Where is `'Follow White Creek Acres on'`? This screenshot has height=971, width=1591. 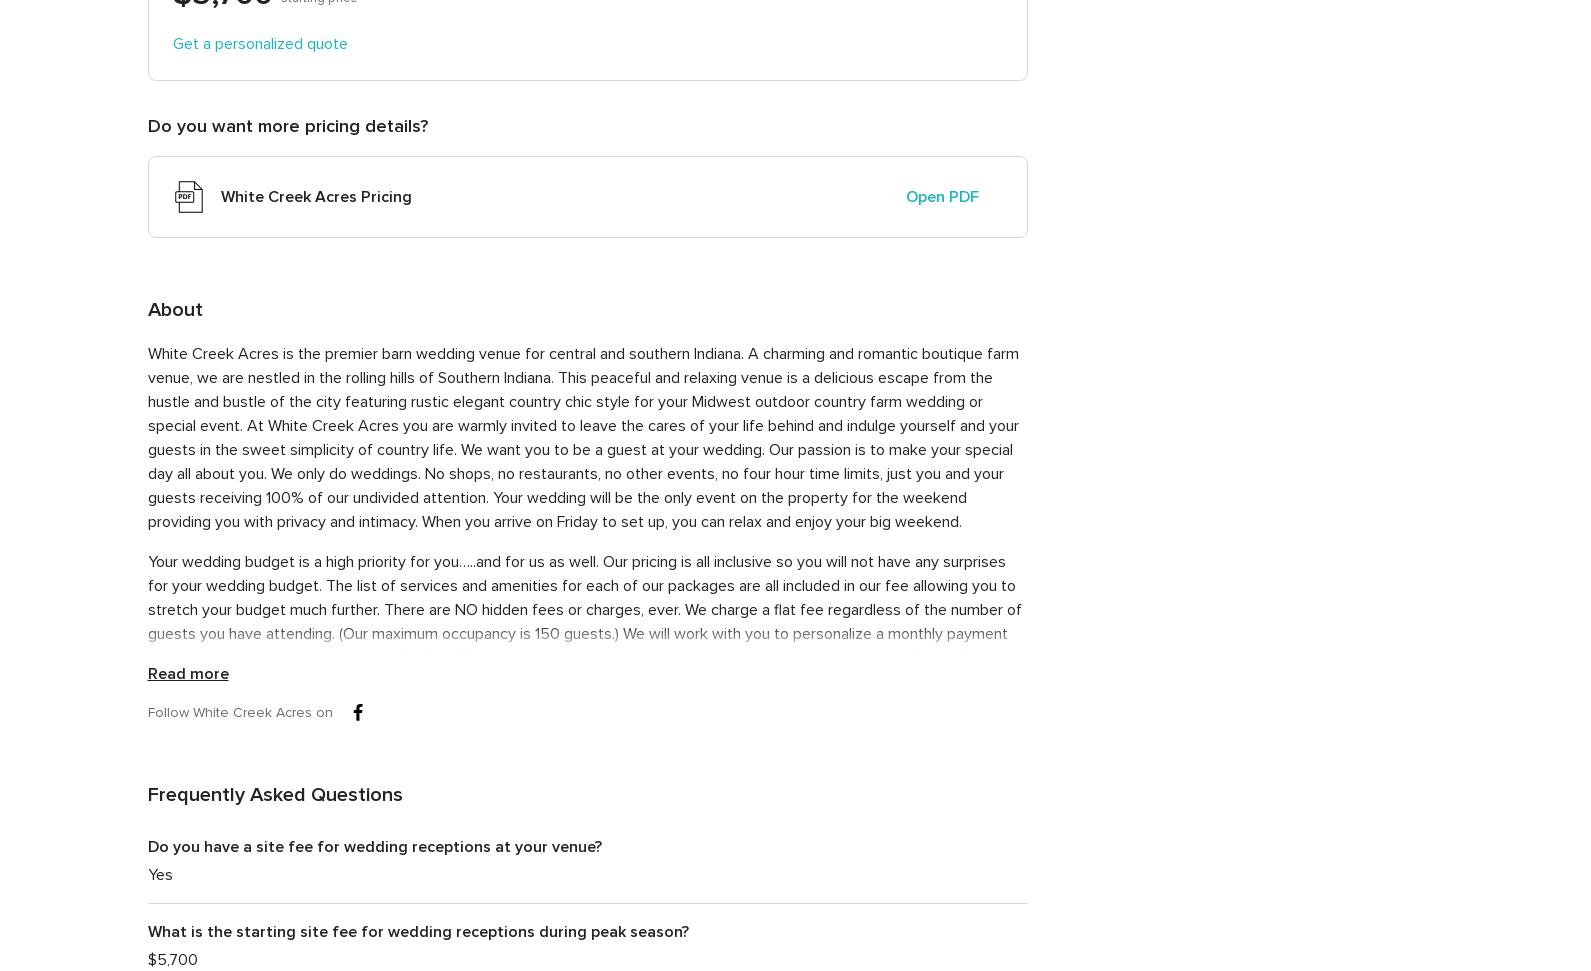
'Follow White Creek Acres on' is located at coordinates (238, 711).